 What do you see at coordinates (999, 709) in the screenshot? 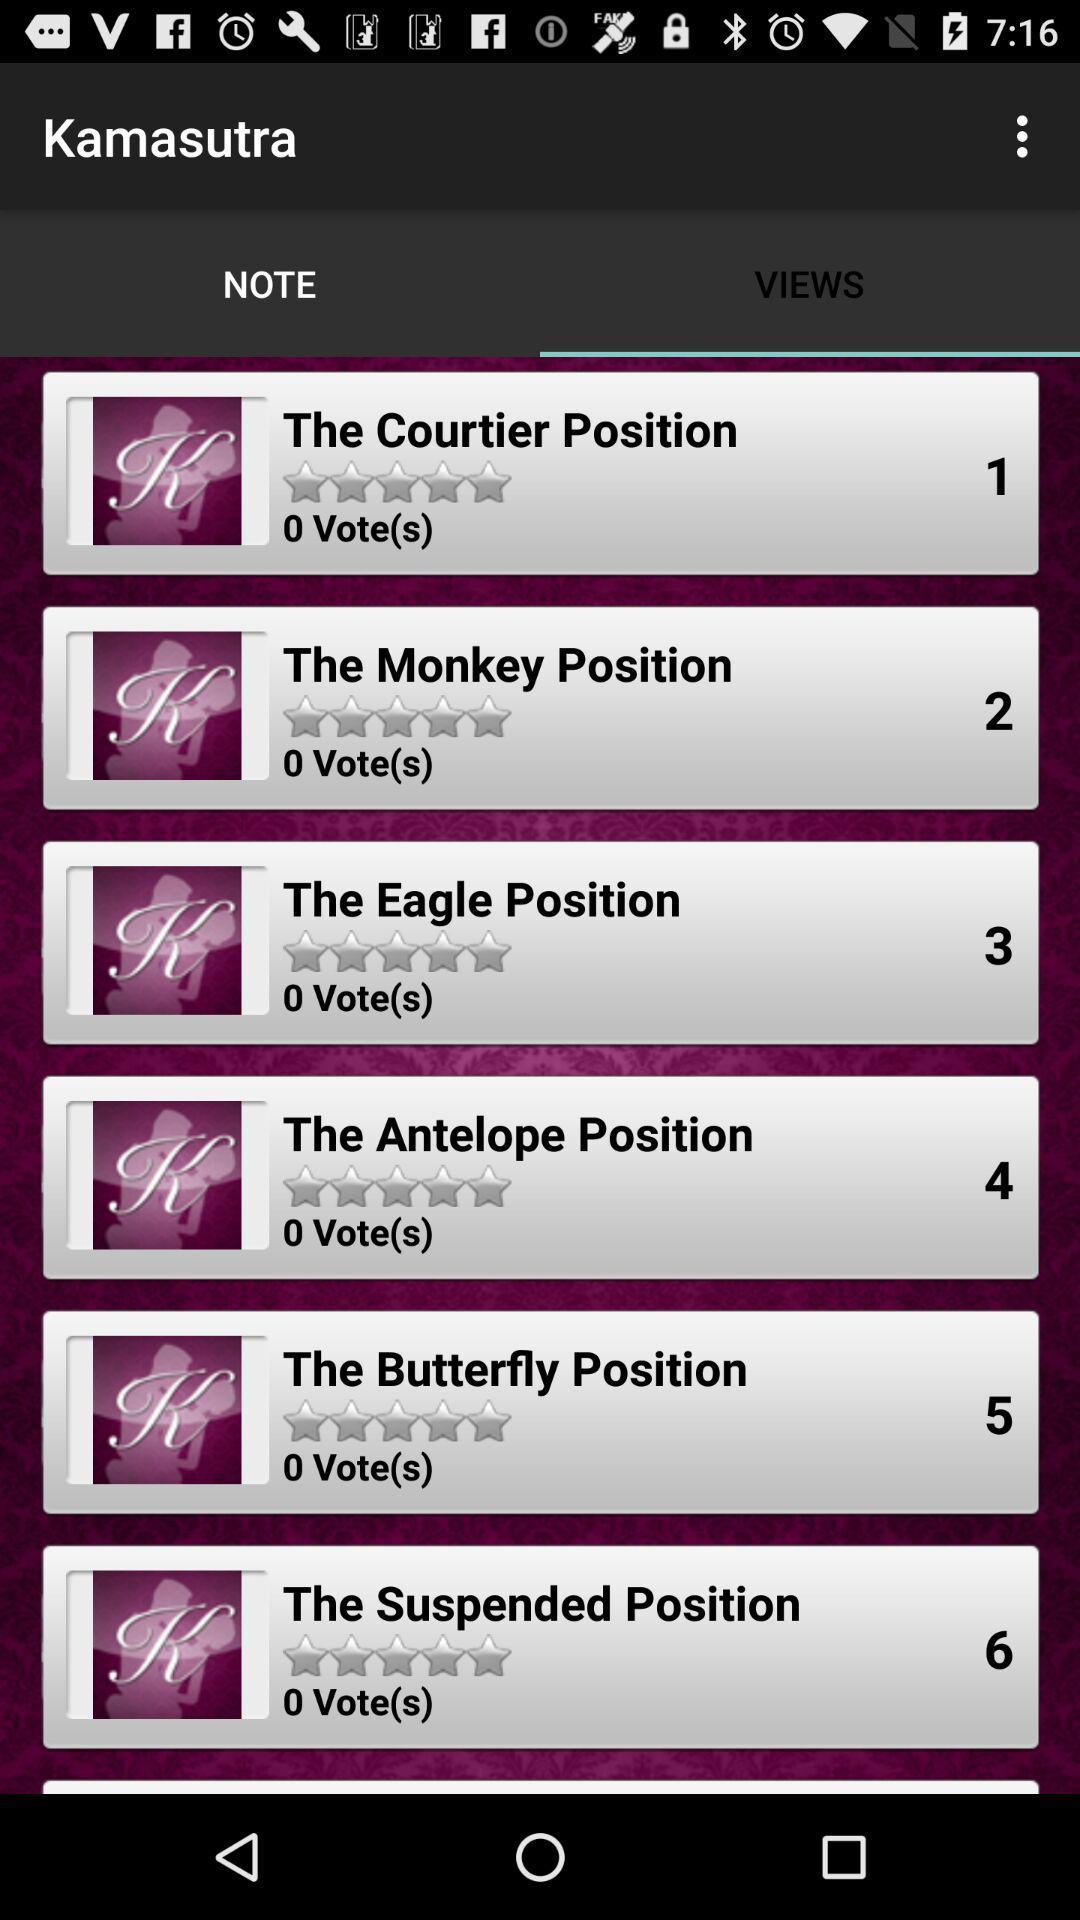
I see `2` at bounding box center [999, 709].